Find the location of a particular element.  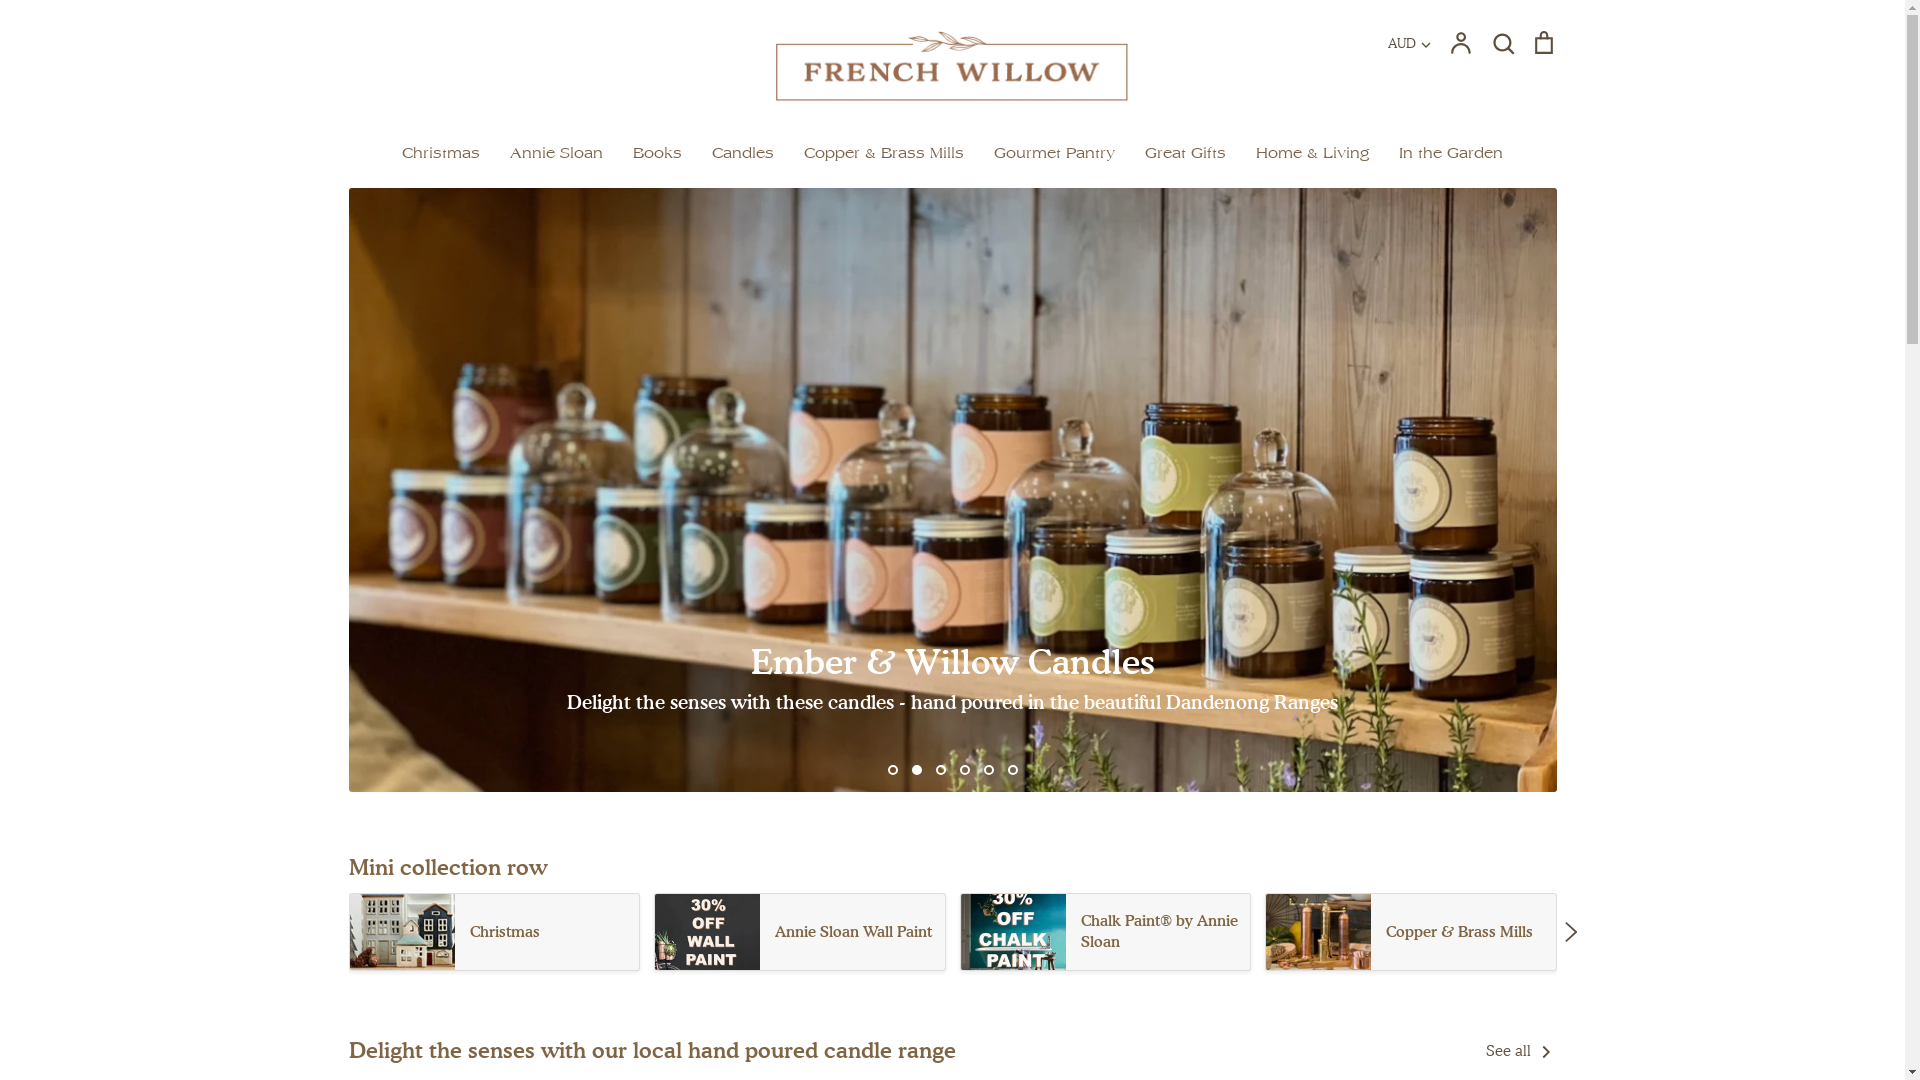

'5' is located at coordinates (988, 769).